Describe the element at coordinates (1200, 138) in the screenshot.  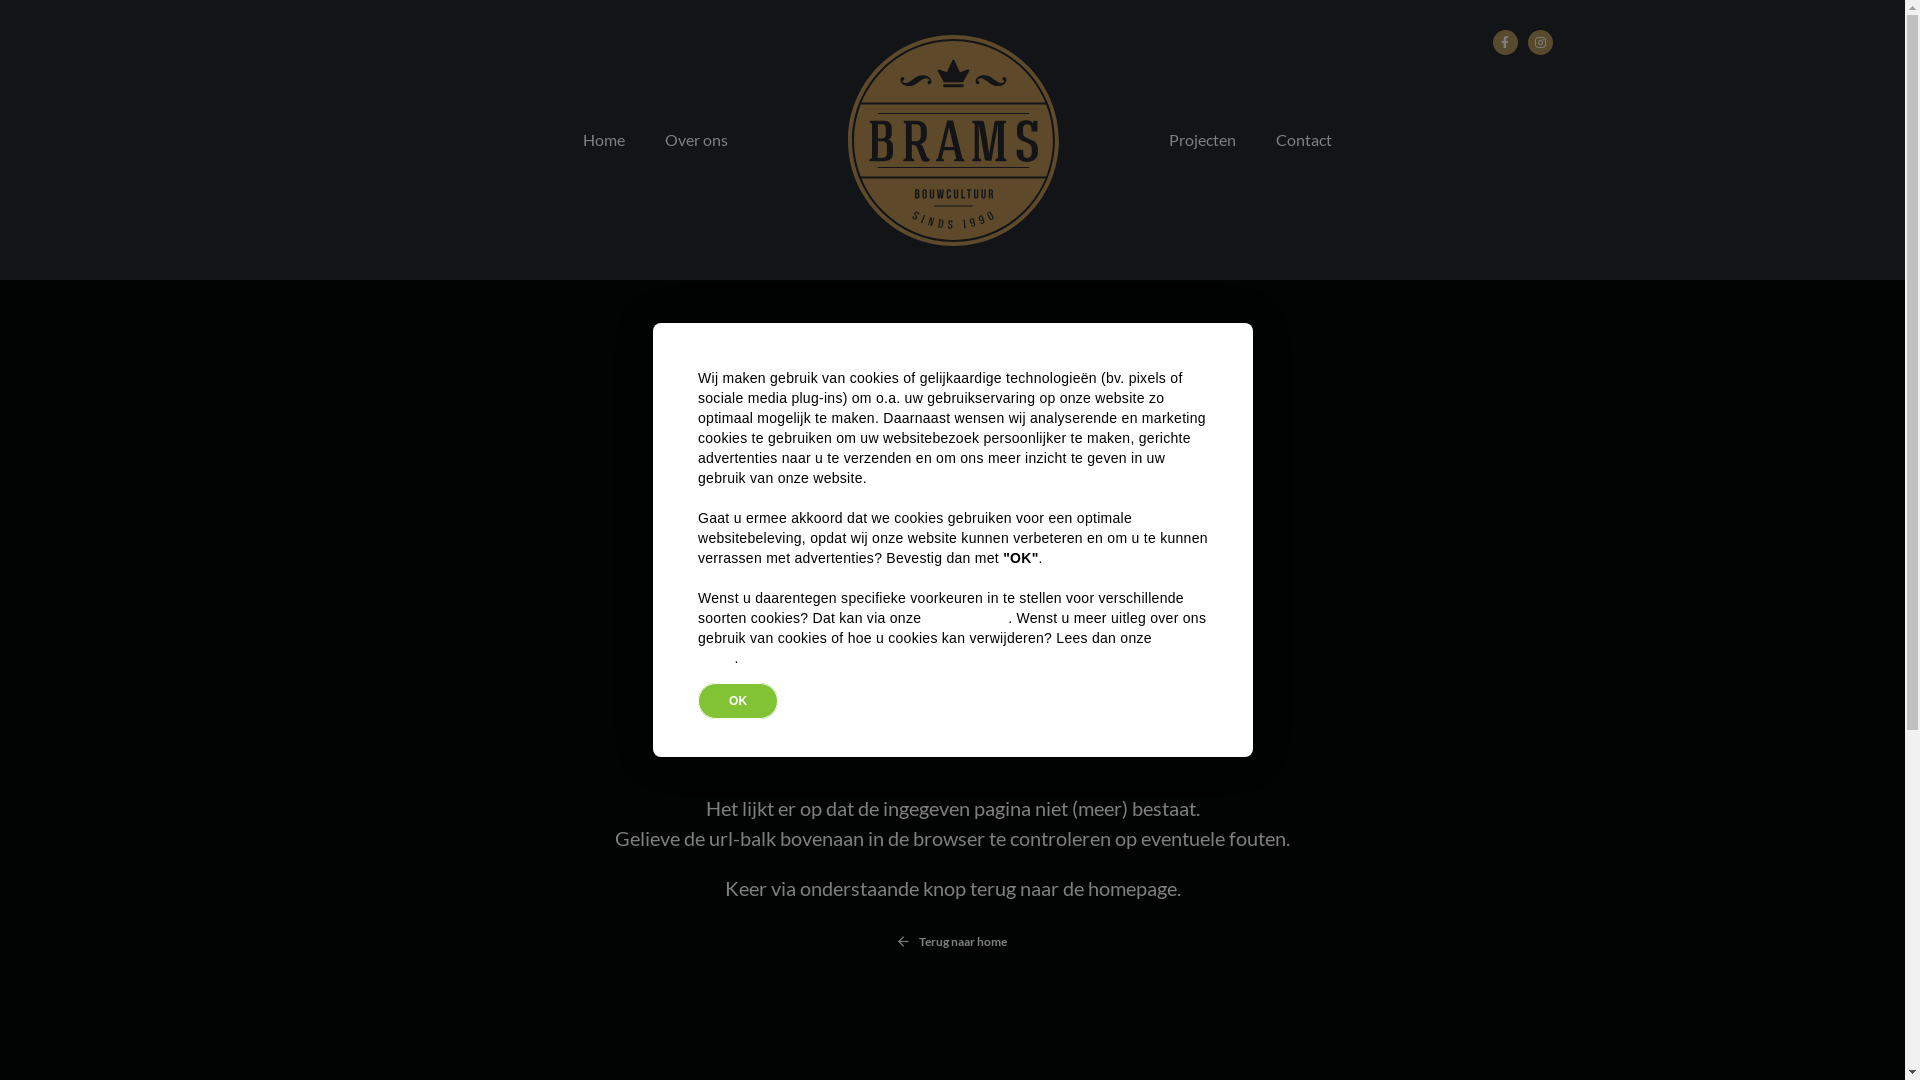
I see `'Projecten'` at that location.